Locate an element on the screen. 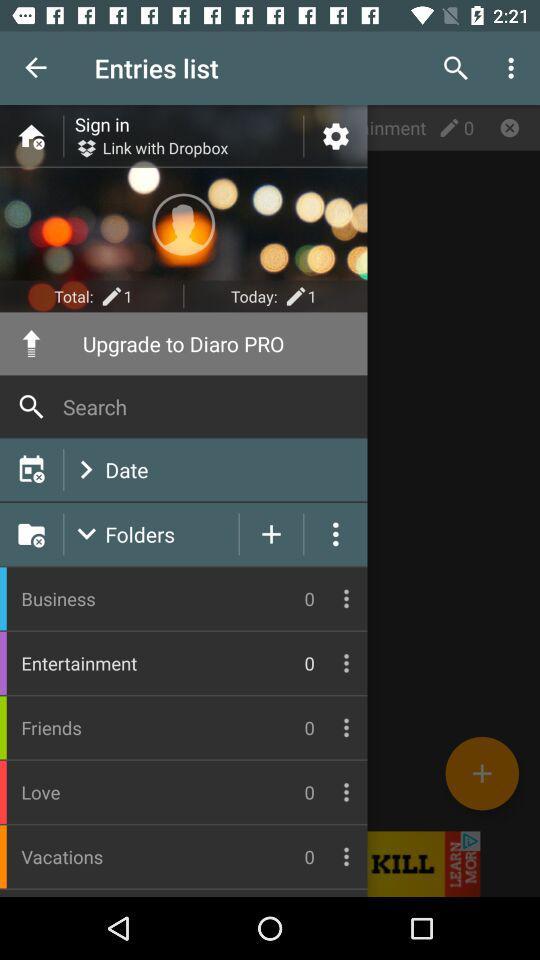 The width and height of the screenshot is (540, 960). the close icon is located at coordinates (509, 126).